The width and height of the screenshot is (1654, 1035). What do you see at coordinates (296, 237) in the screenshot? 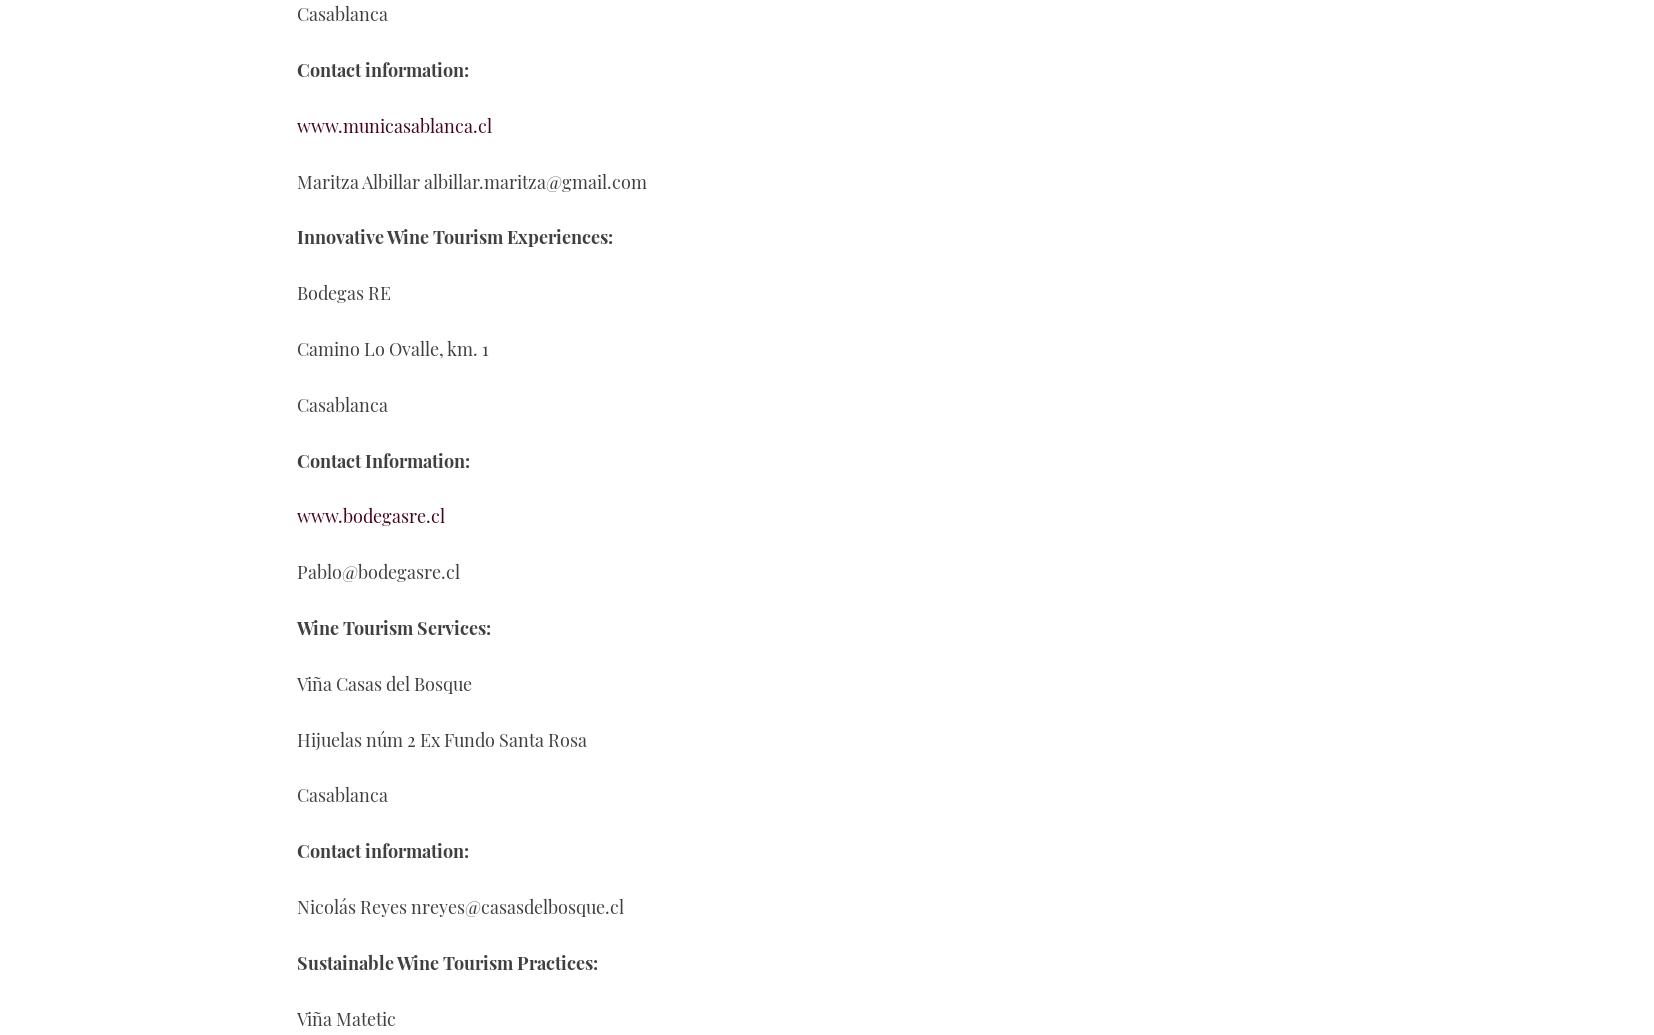
I see `'Innovative Wine Tourism Experiences:'` at bounding box center [296, 237].